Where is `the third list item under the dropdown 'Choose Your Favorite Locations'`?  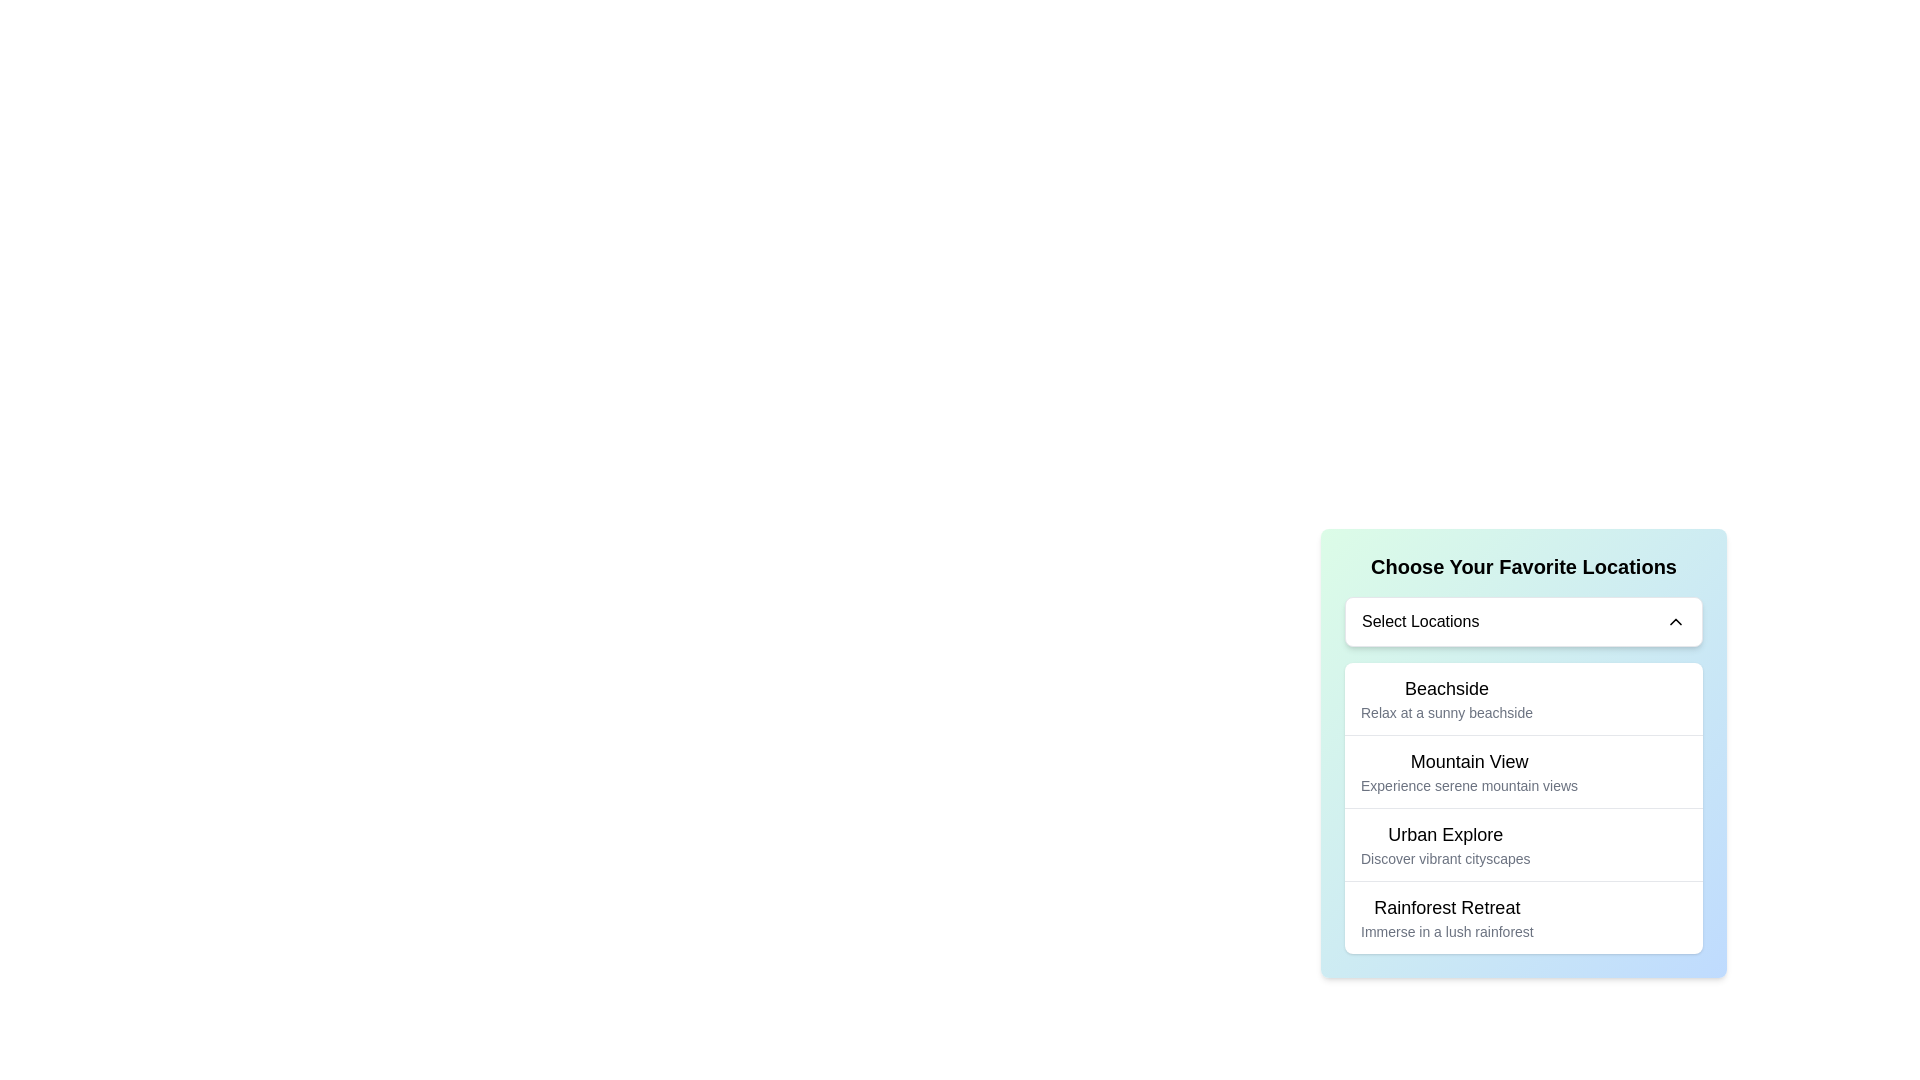 the third list item under the dropdown 'Choose Your Favorite Locations' is located at coordinates (1522, 844).